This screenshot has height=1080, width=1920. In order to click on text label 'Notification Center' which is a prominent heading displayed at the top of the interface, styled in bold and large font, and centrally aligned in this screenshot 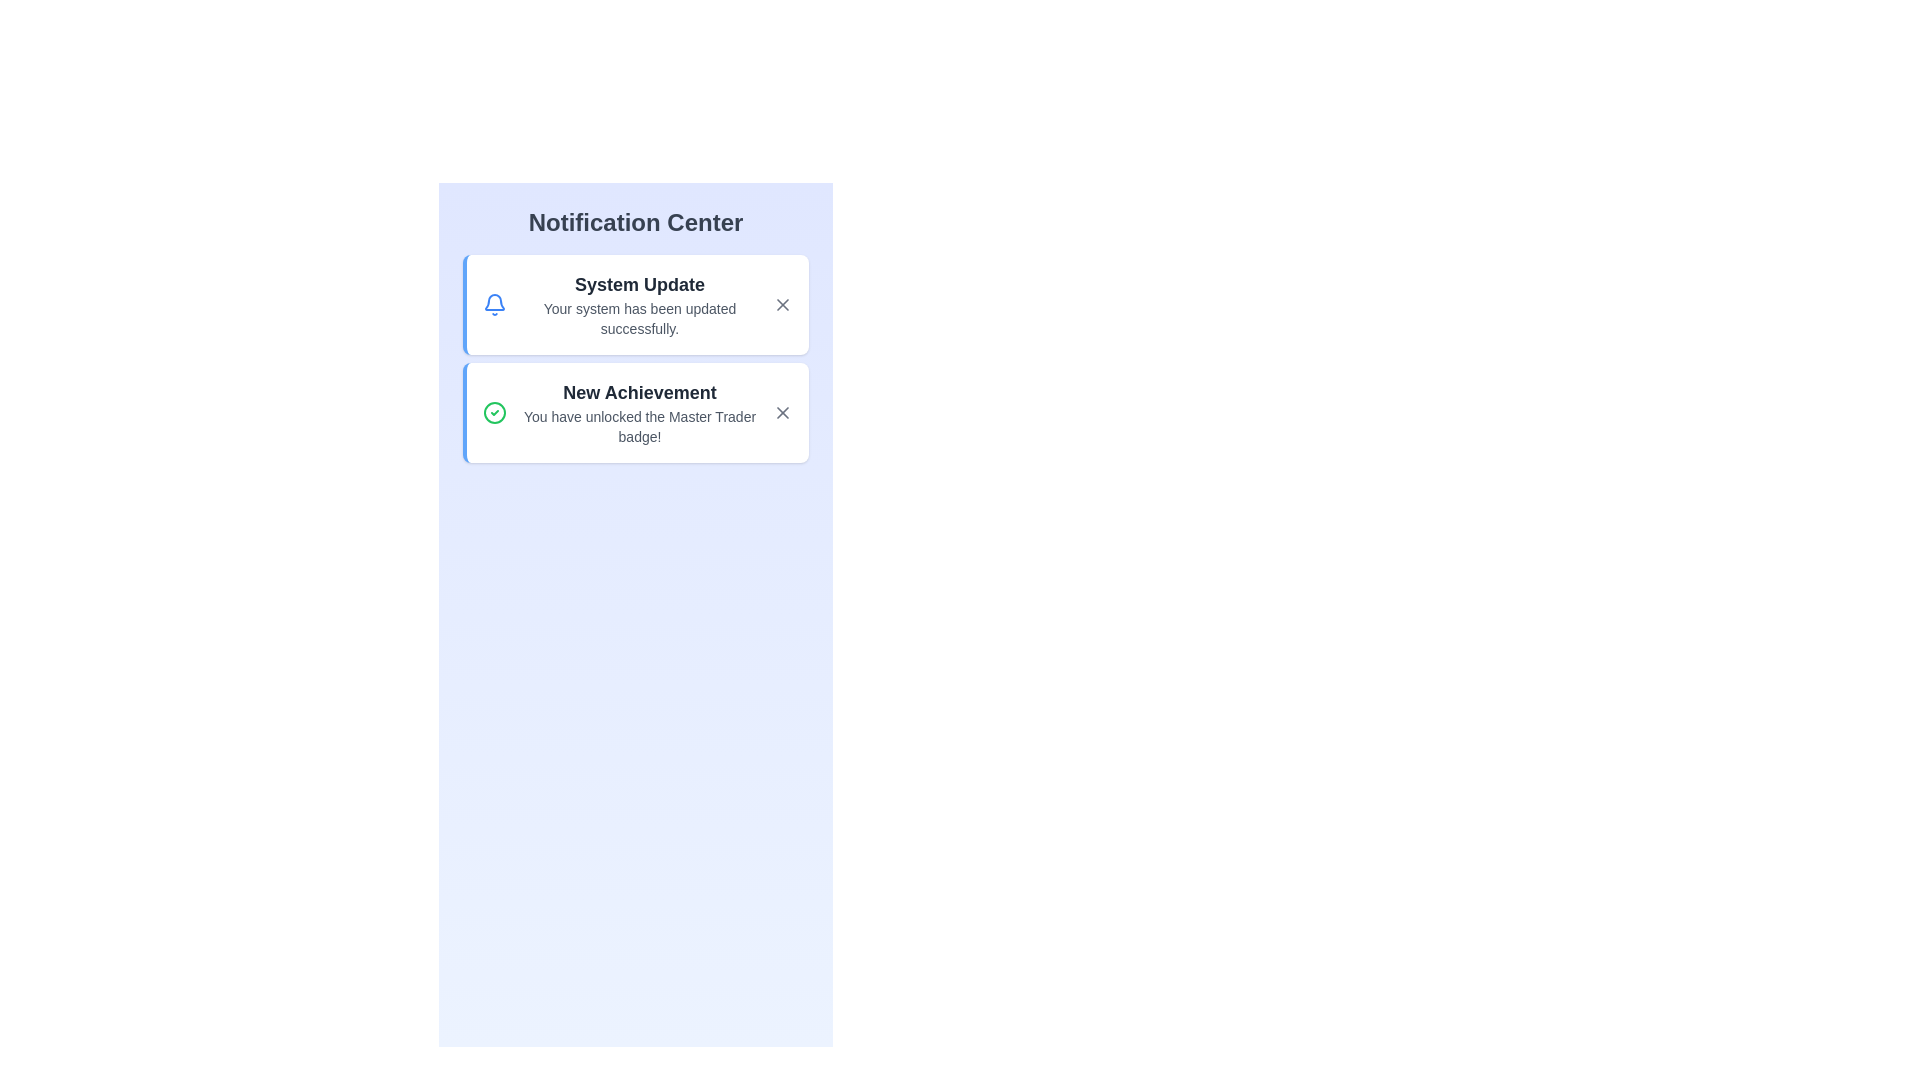, I will do `click(634, 223)`.